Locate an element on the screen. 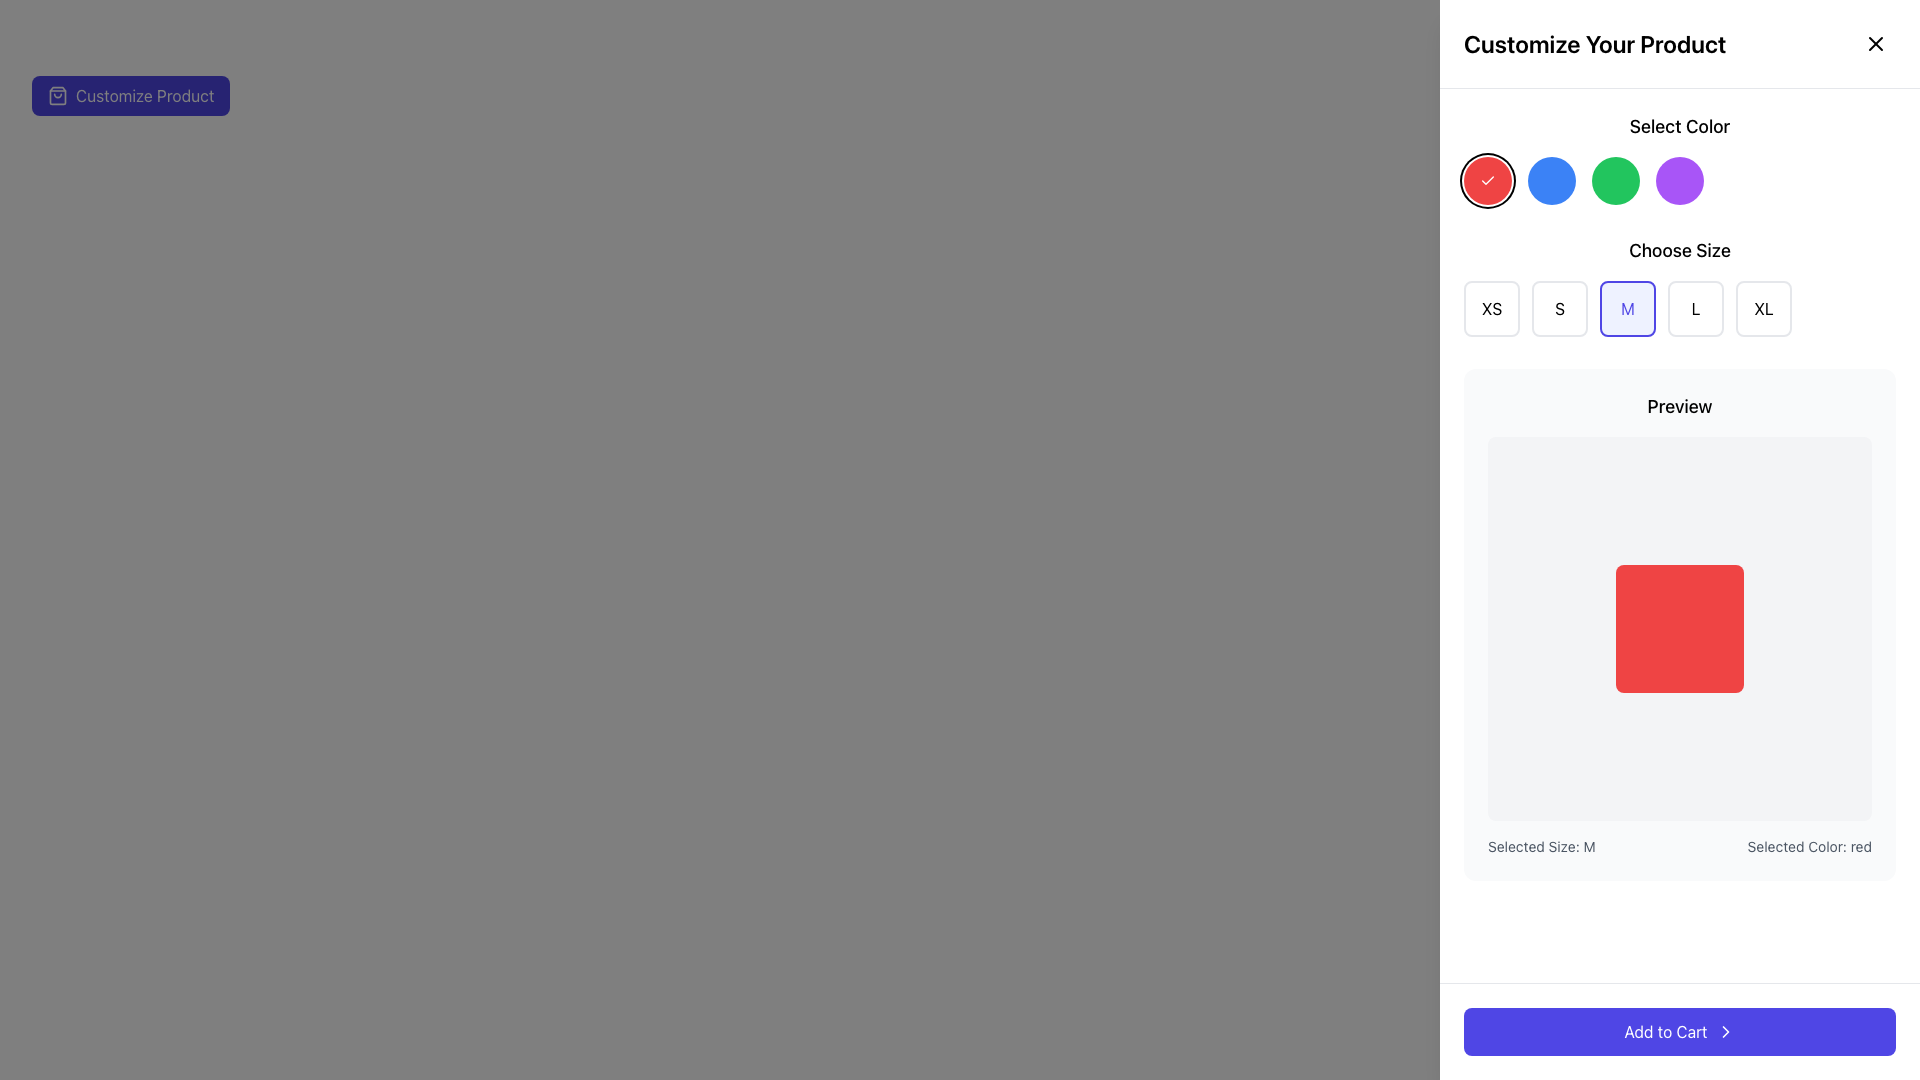 The height and width of the screenshot is (1080, 1920). the 'X' icon button located at the top right corner of the panel to trigger its hover effects is located at coordinates (1875, 43).